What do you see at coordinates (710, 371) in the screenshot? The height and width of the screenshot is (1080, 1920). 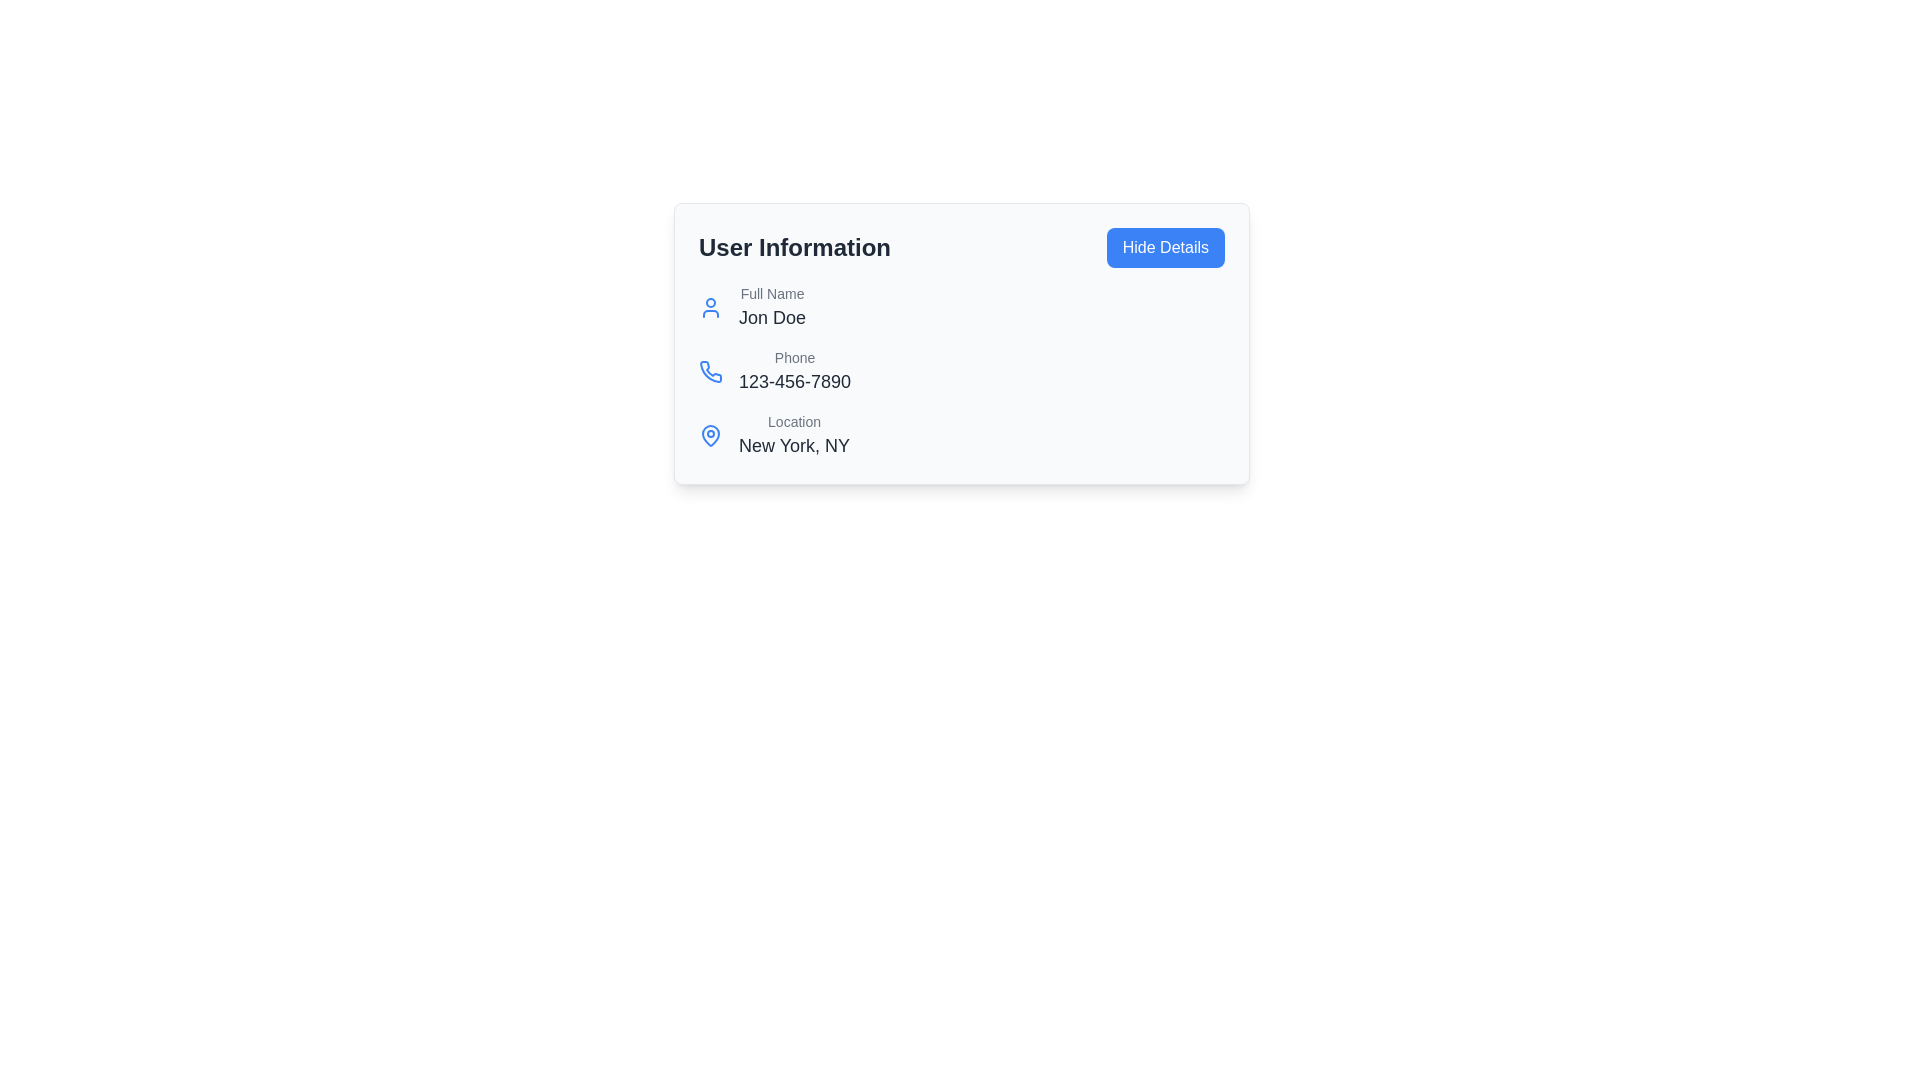 I see `the phone icon located within the user information card, specifically` at bounding box center [710, 371].